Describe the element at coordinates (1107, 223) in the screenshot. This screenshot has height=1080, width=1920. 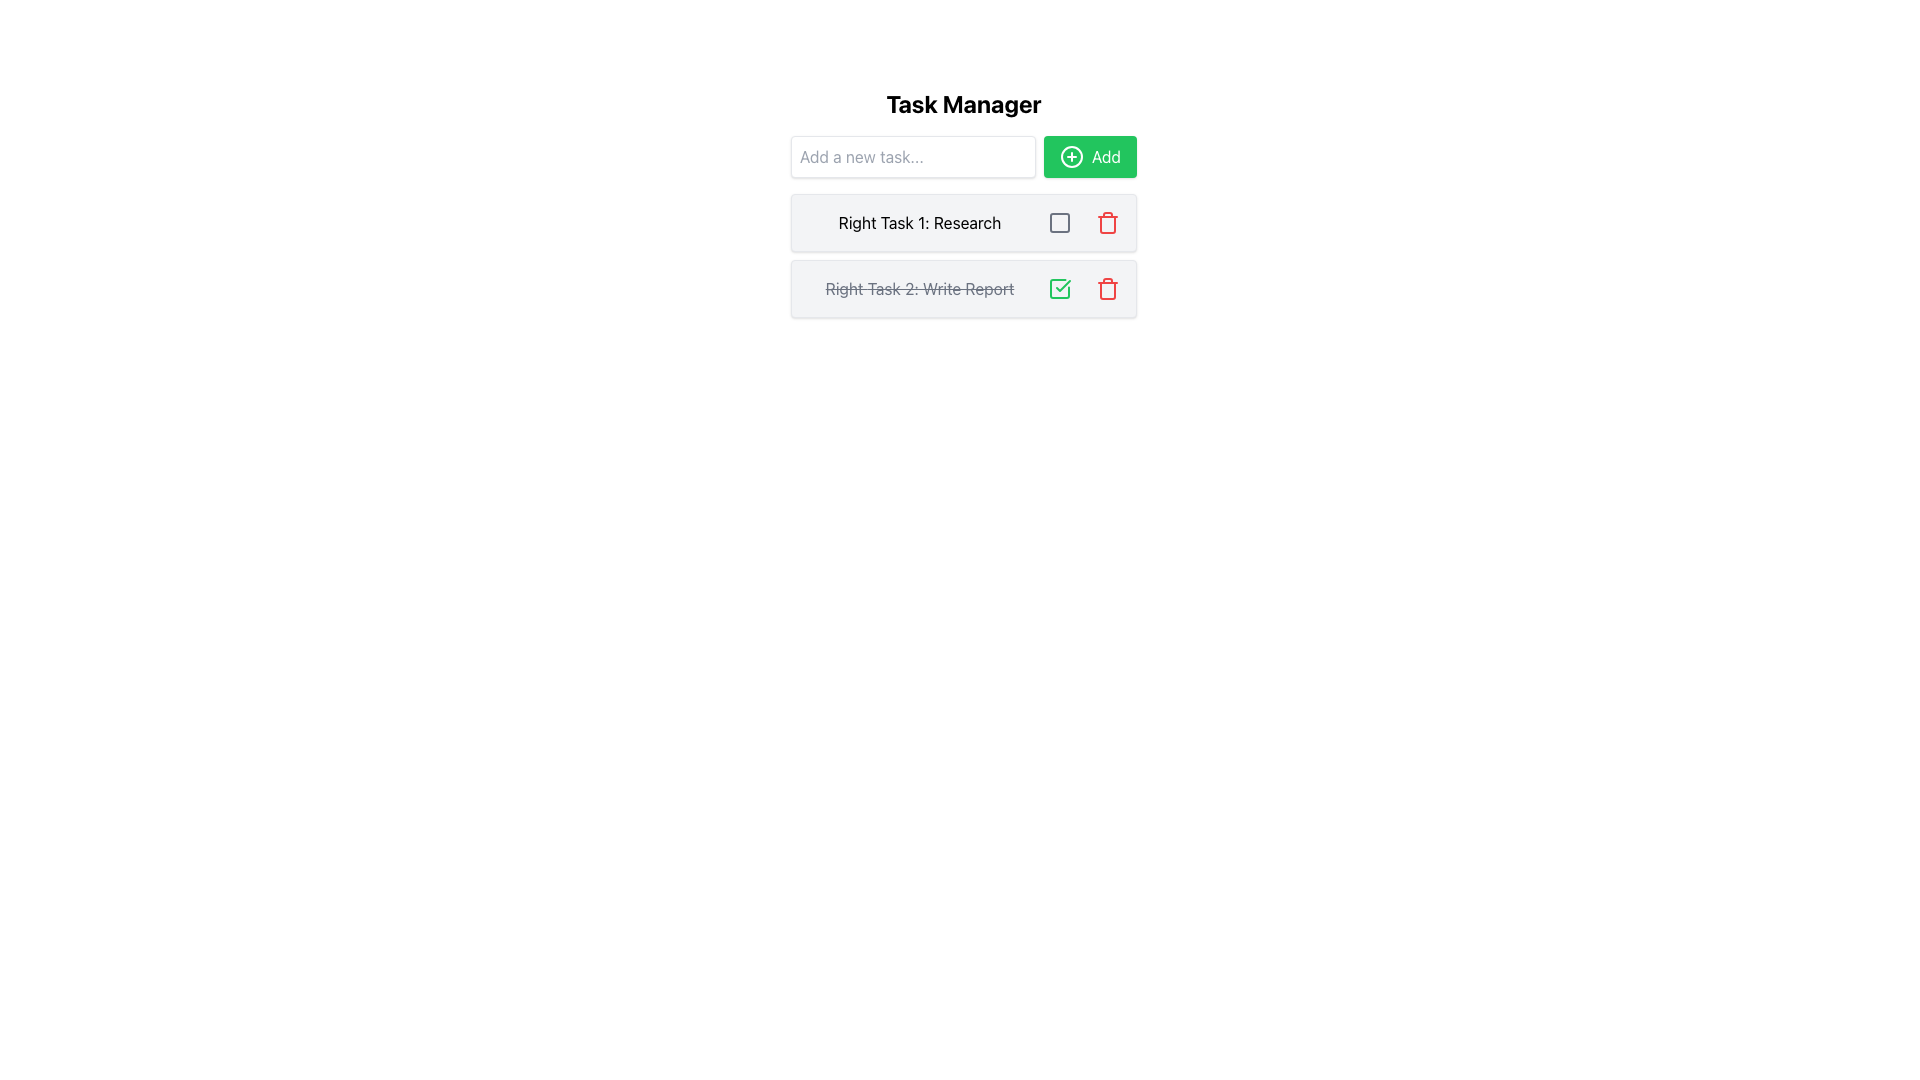
I see `the trashcan icon, which is styled with a red stroke color and located in the second task row at the far right edge` at that location.